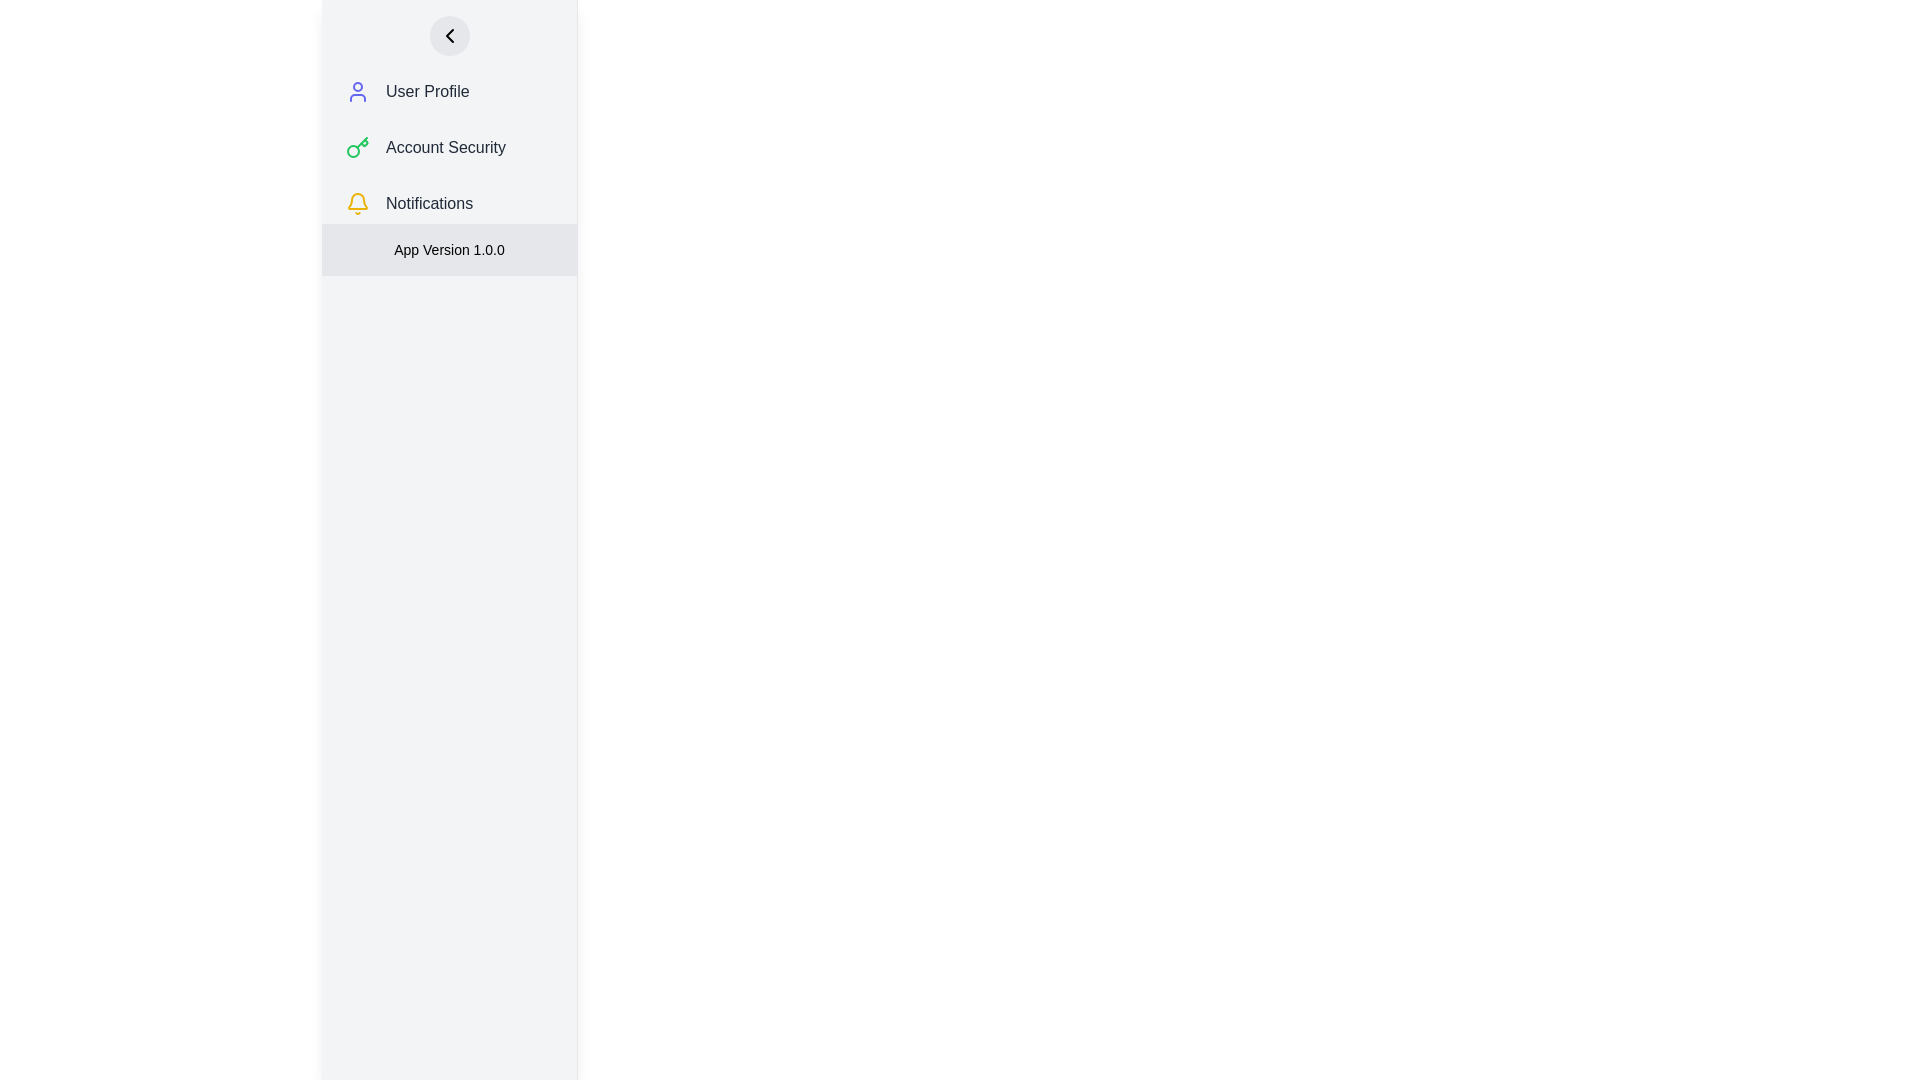 The image size is (1920, 1080). I want to click on the stylized key icon with a green outline located in the 'Account Security' menu under the sidebar menu, so click(358, 146).